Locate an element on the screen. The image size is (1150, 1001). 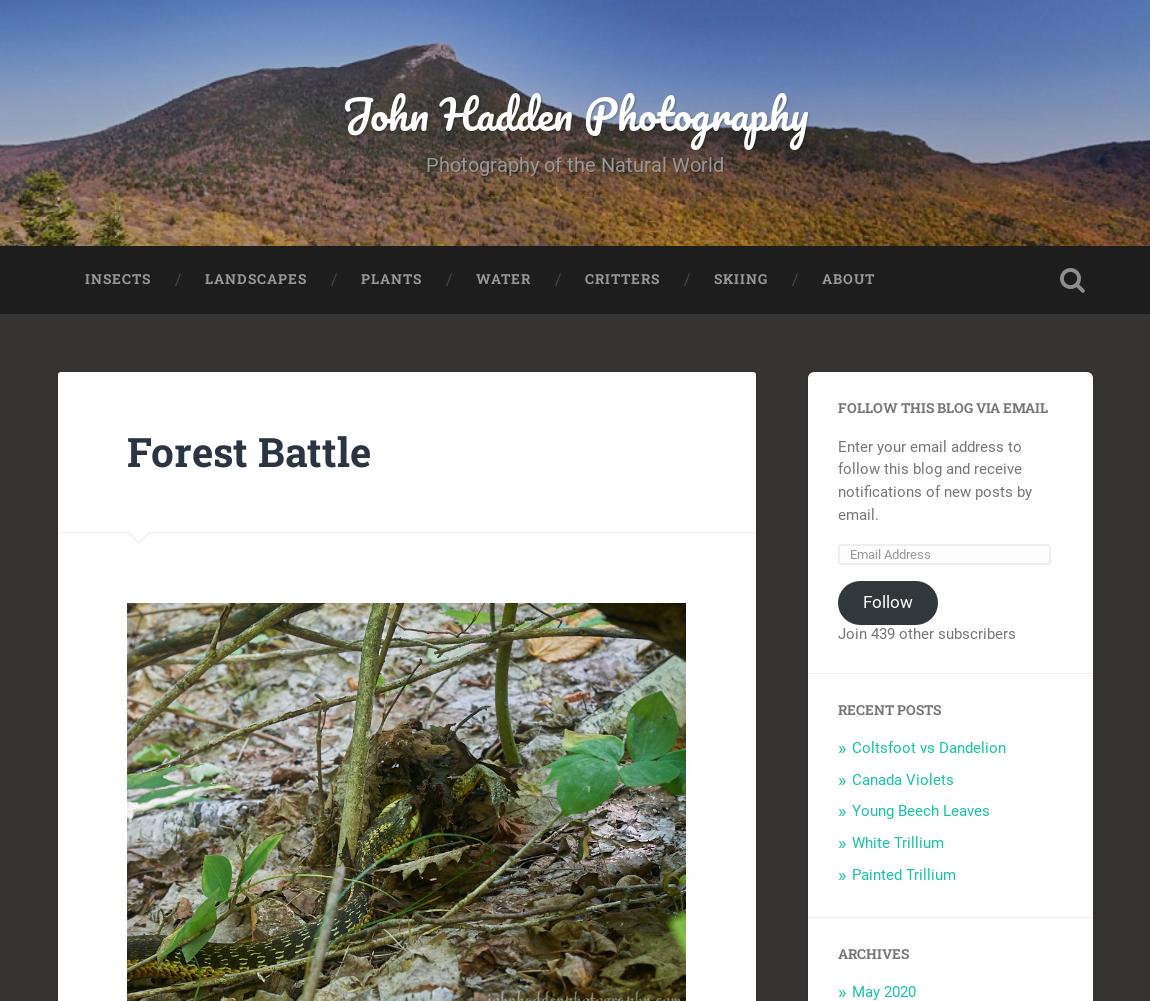
'Enter your email address to follow this blog and receive notifications of new posts by email.' is located at coordinates (934, 480).